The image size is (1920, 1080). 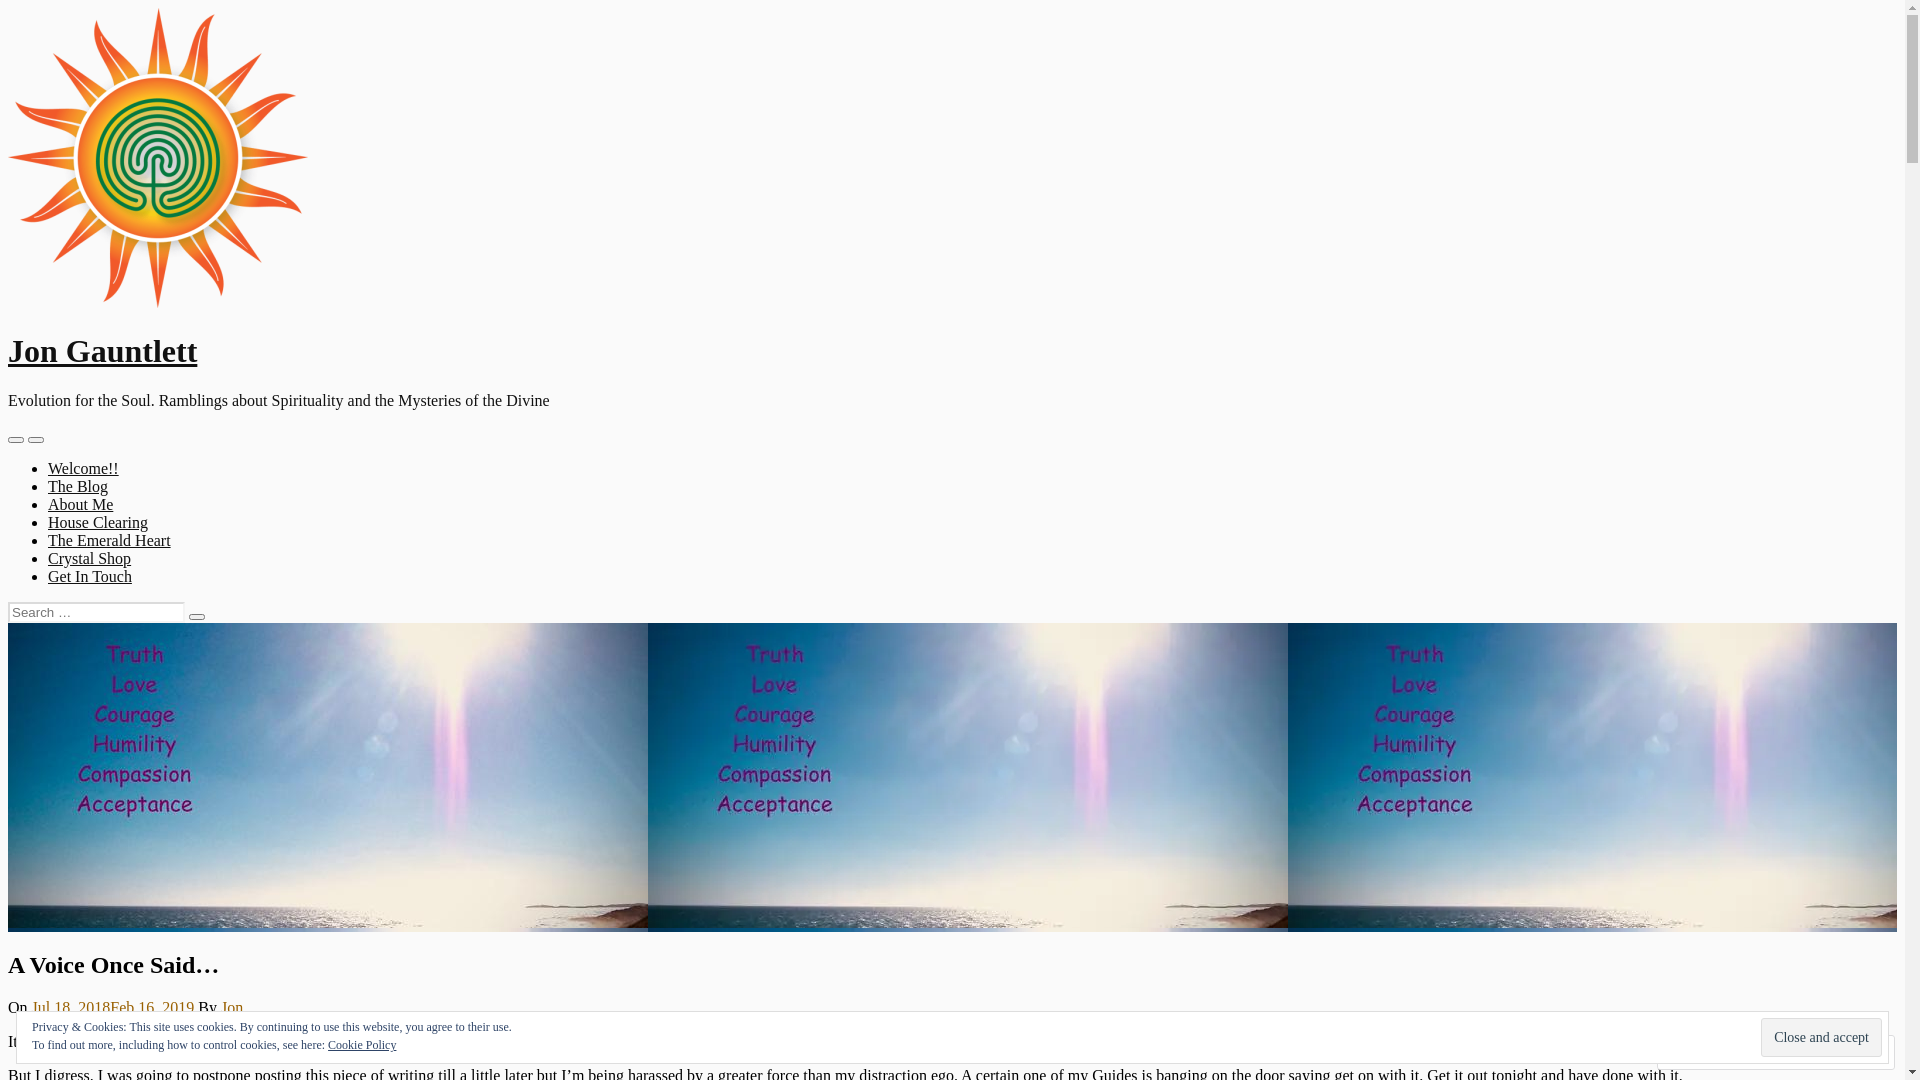 What do you see at coordinates (101, 350) in the screenshot?
I see `'Jon Gauntlett'` at bounding box center [101, 350].